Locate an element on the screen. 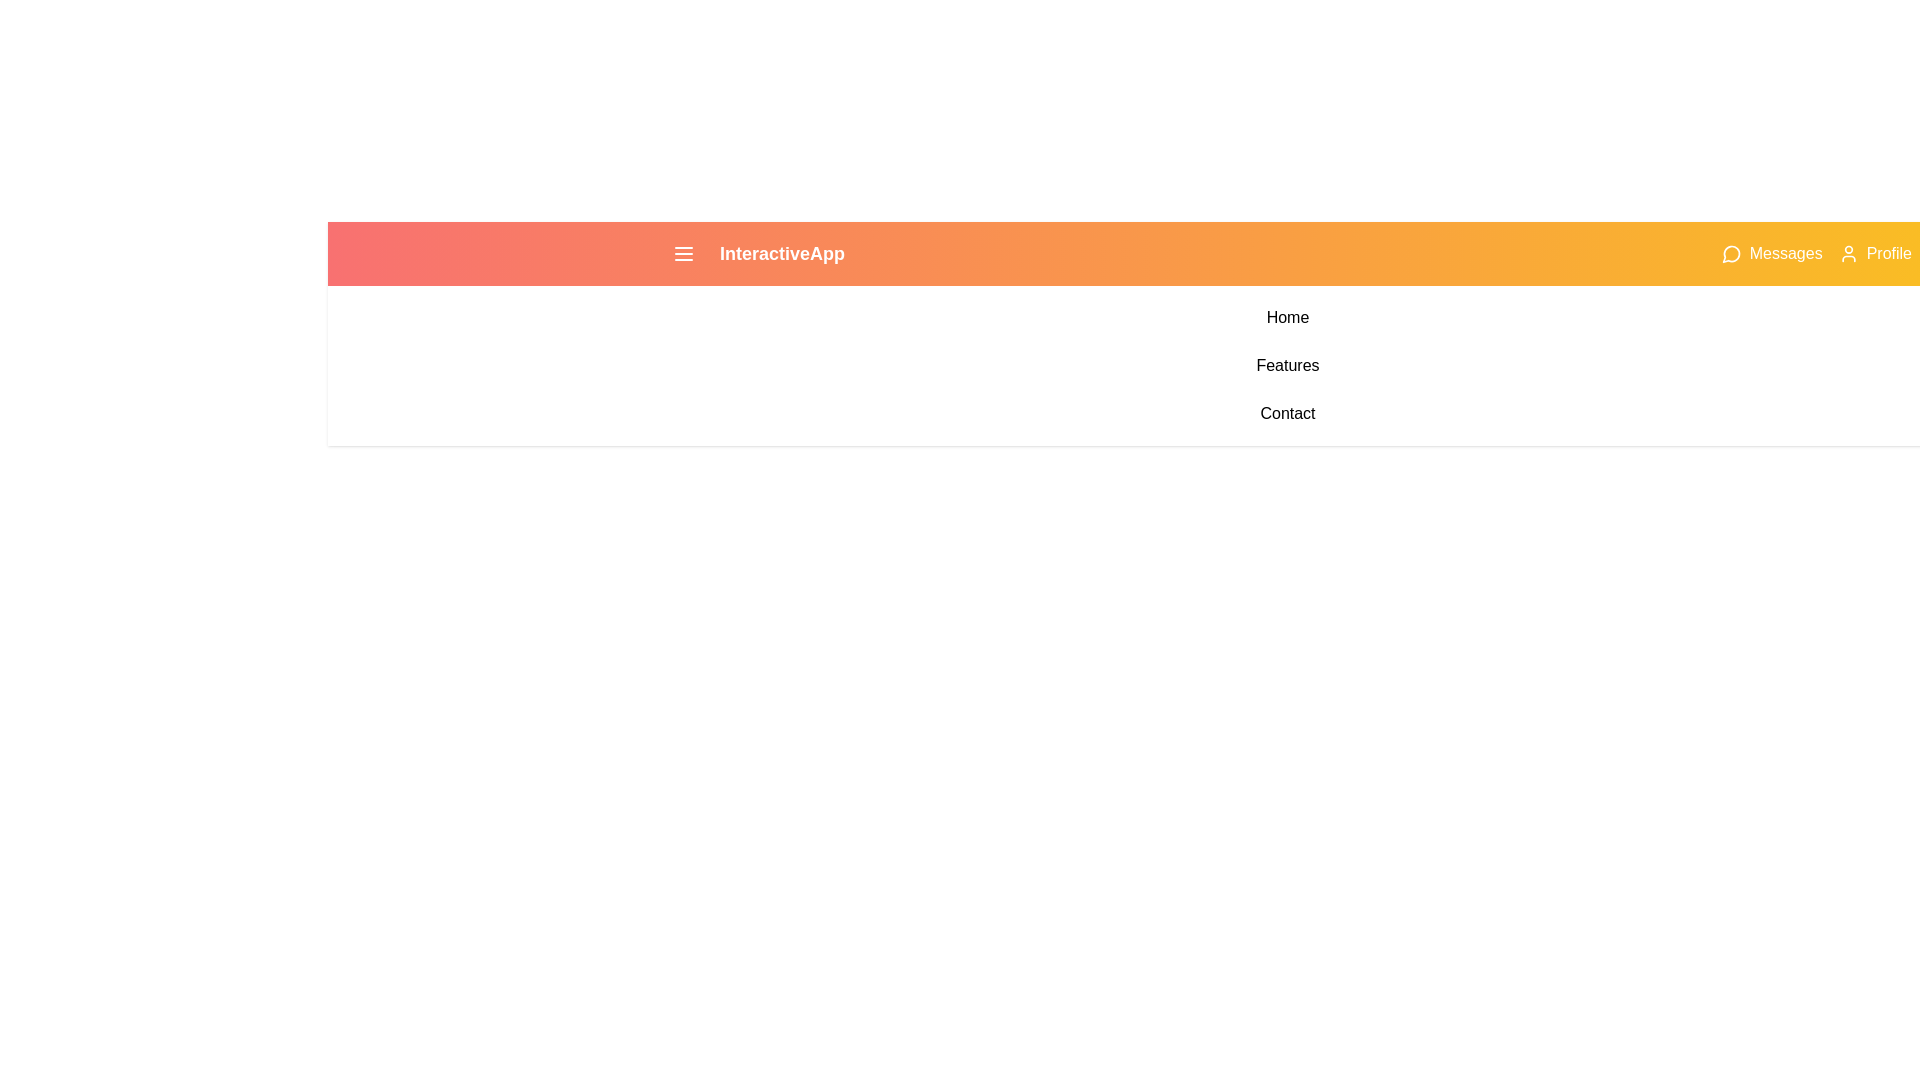 The height and width of the screenshot is (1080, 1920). the 'Messages' button is located at coordinates (1771, 253).